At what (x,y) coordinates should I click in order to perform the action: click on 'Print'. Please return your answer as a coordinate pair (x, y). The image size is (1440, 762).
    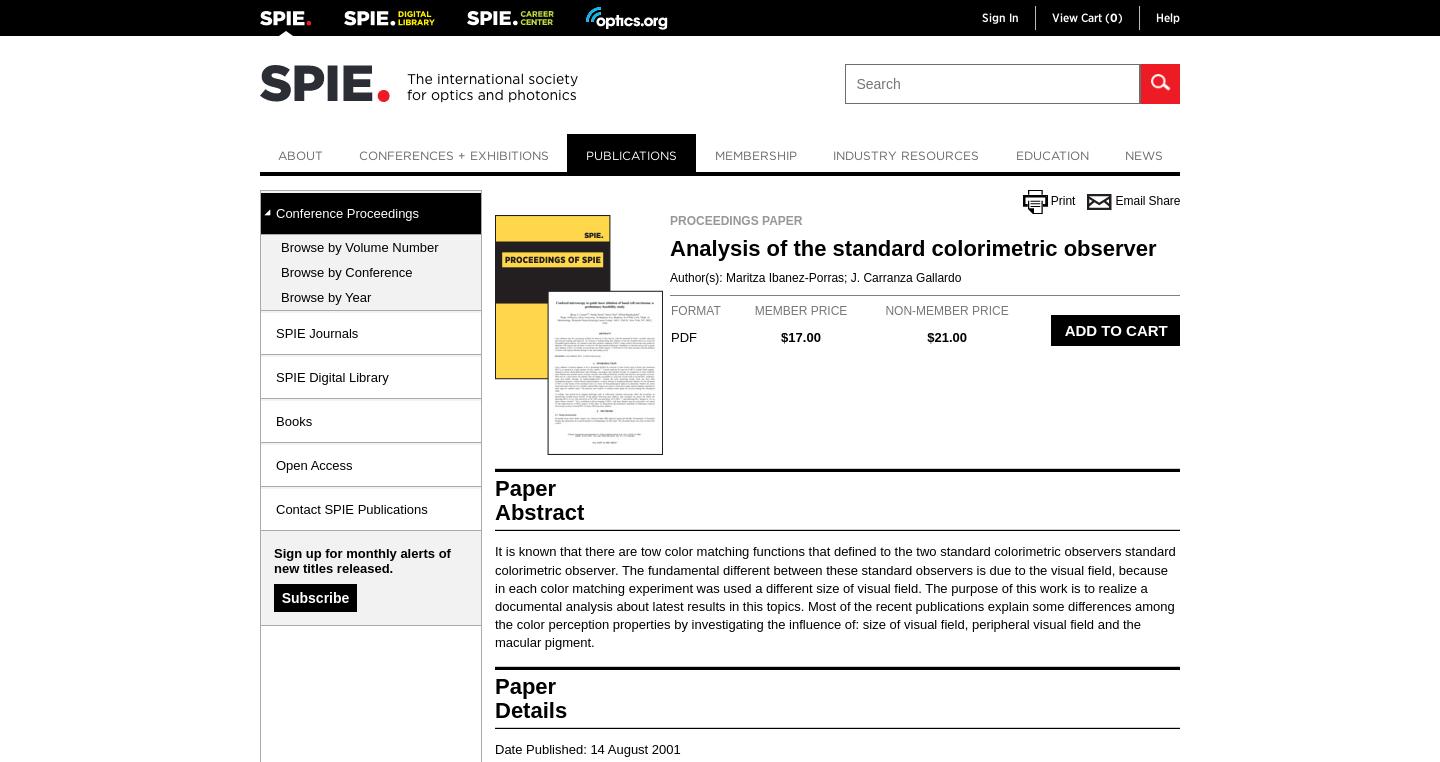
    Looking at the image, I should click on (1062, 201).